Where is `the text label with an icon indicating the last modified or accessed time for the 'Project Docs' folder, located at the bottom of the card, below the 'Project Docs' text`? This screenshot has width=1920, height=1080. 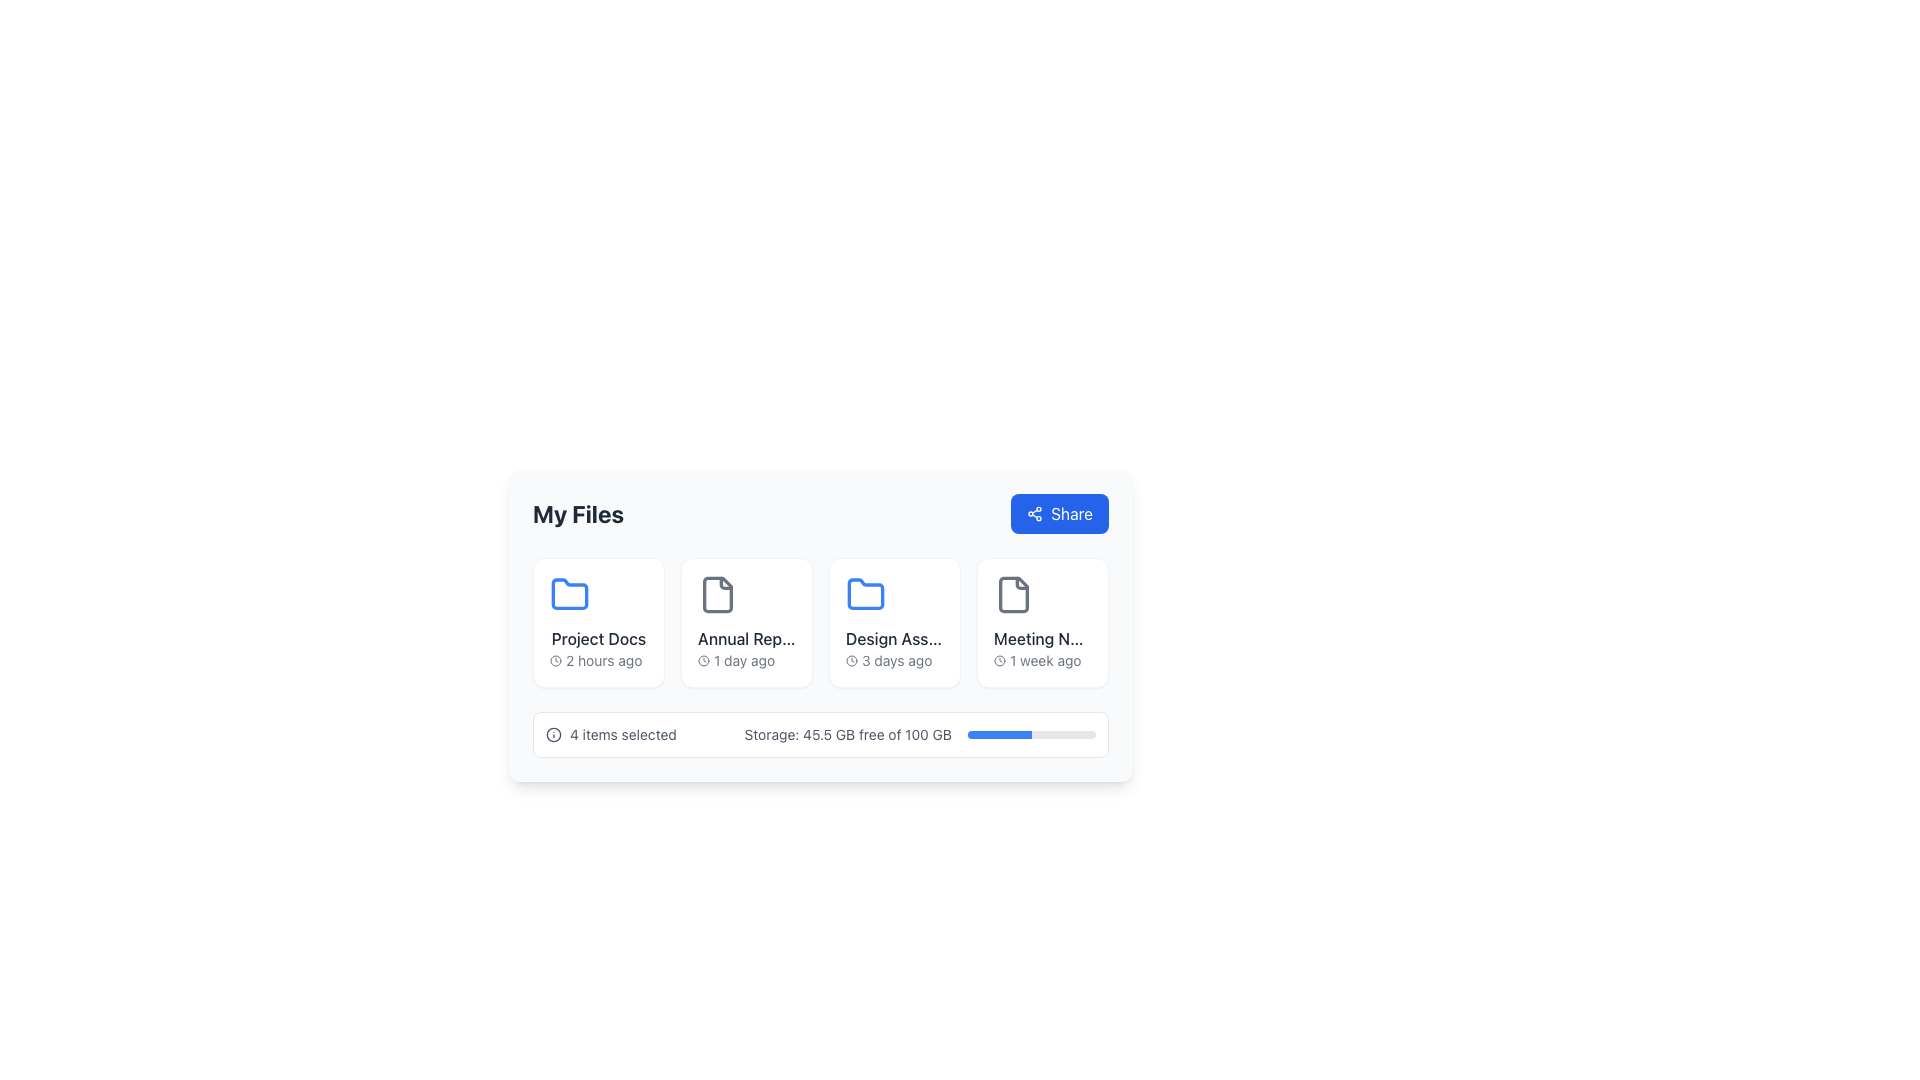
the text label with an icon indicating the last modified or accessed time for the 'Project Docs' folder, located at the bottom of the card, below the 'Project Docs' text is located at coordinates (598, 660).